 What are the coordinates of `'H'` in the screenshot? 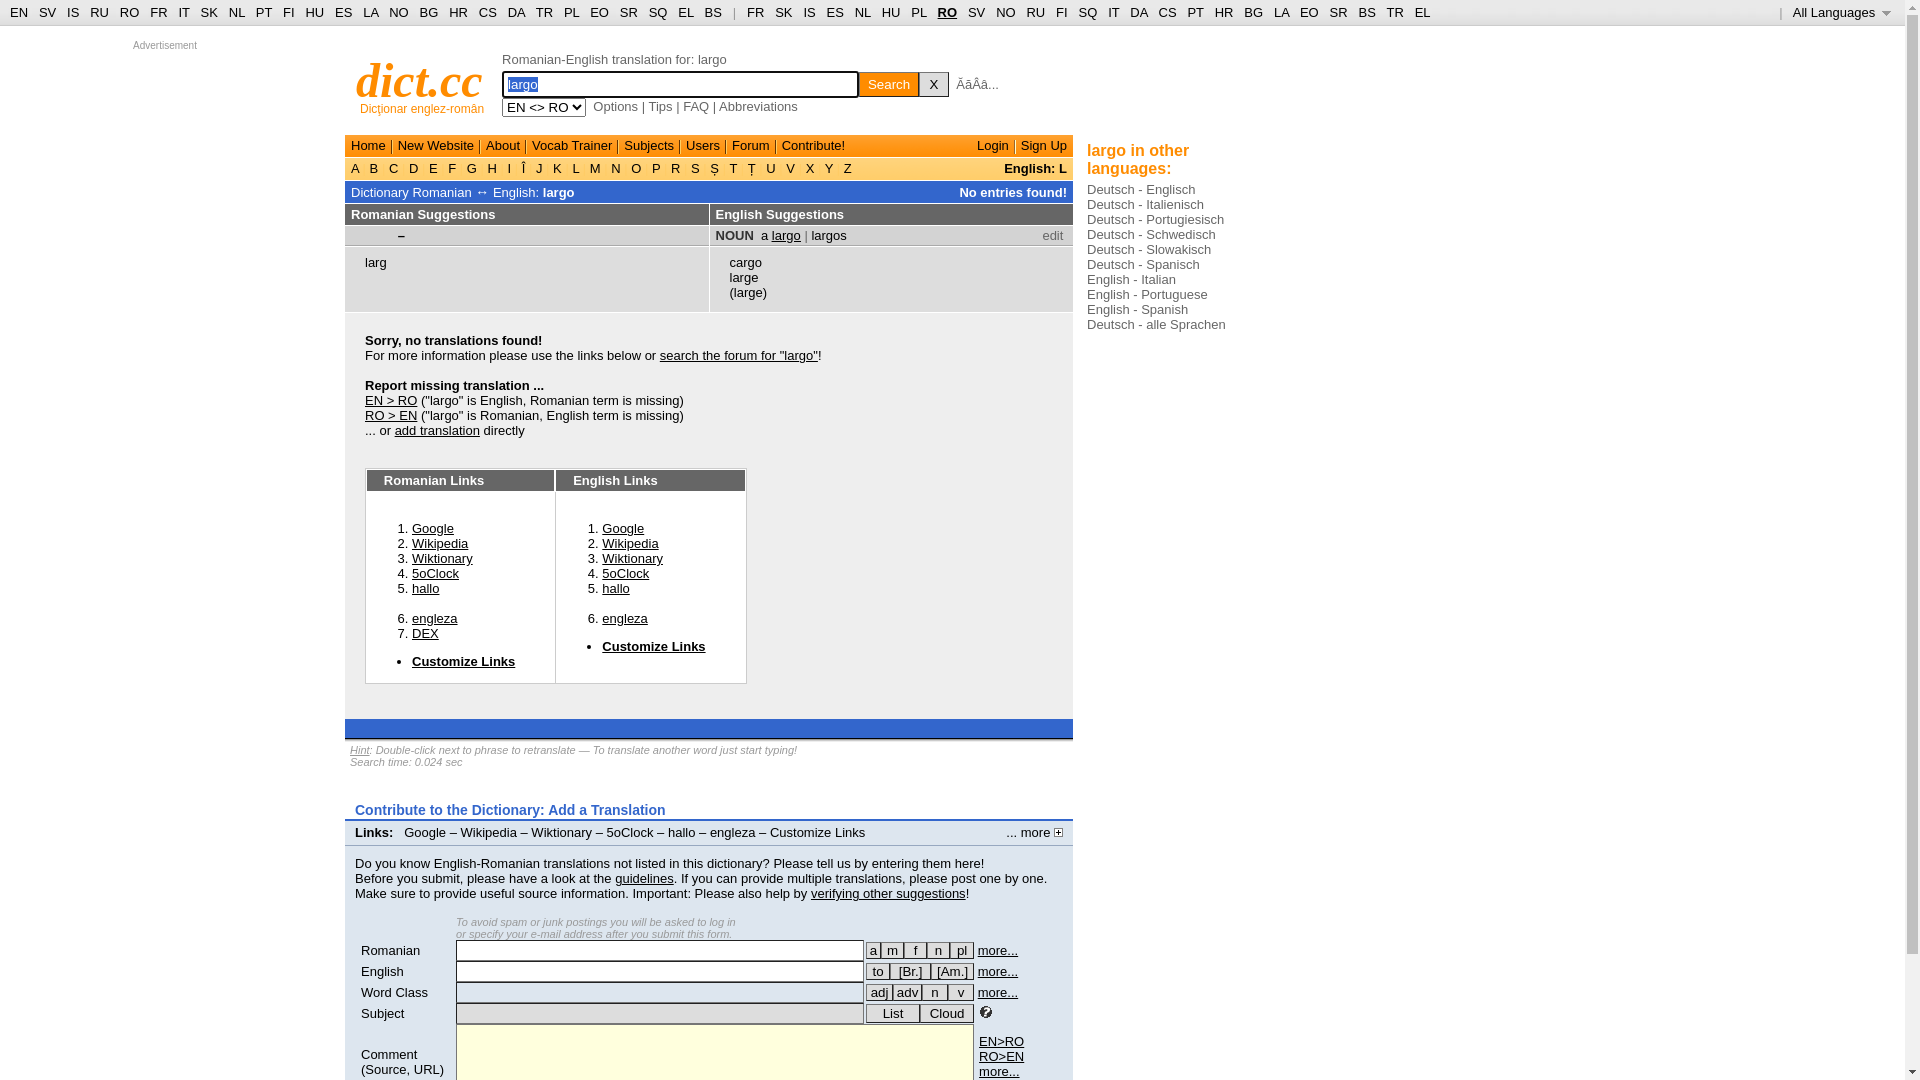 It's located at (492, 167).